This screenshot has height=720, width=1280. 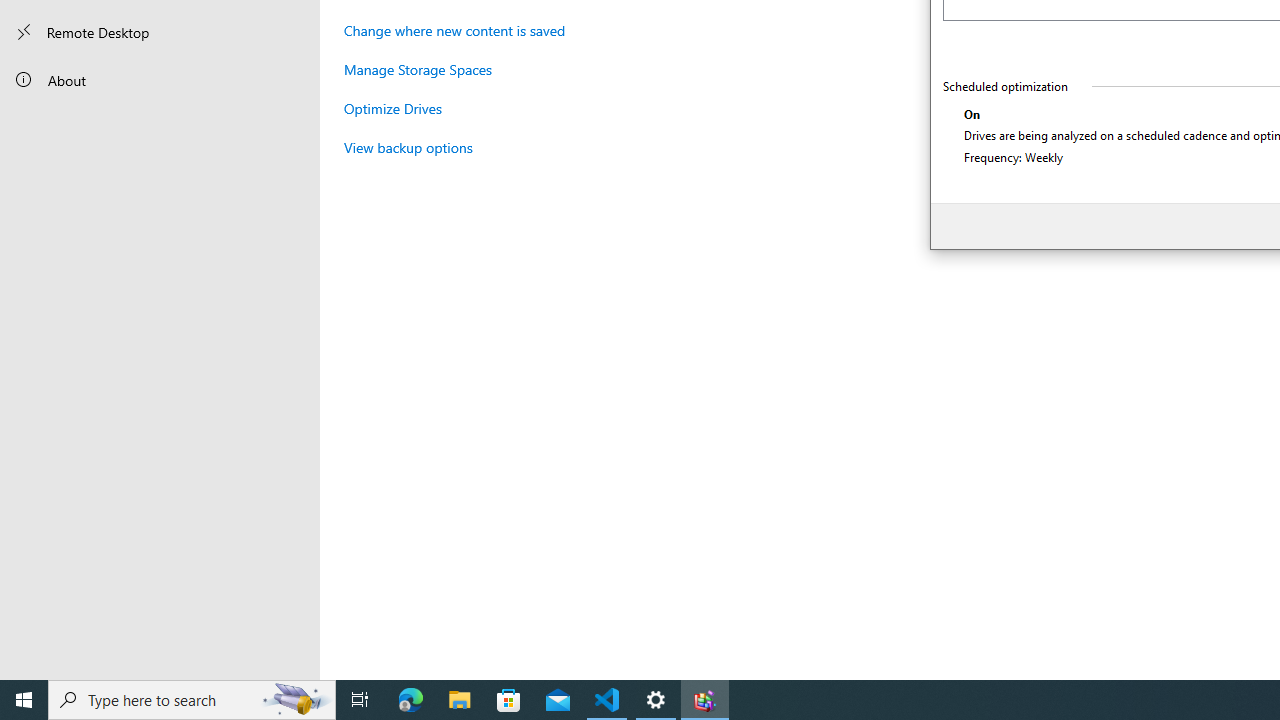 What do you see at coordinates (459, 698) in the screenshot?
I see `'File Explorer'` at bounding box center [459, 698].